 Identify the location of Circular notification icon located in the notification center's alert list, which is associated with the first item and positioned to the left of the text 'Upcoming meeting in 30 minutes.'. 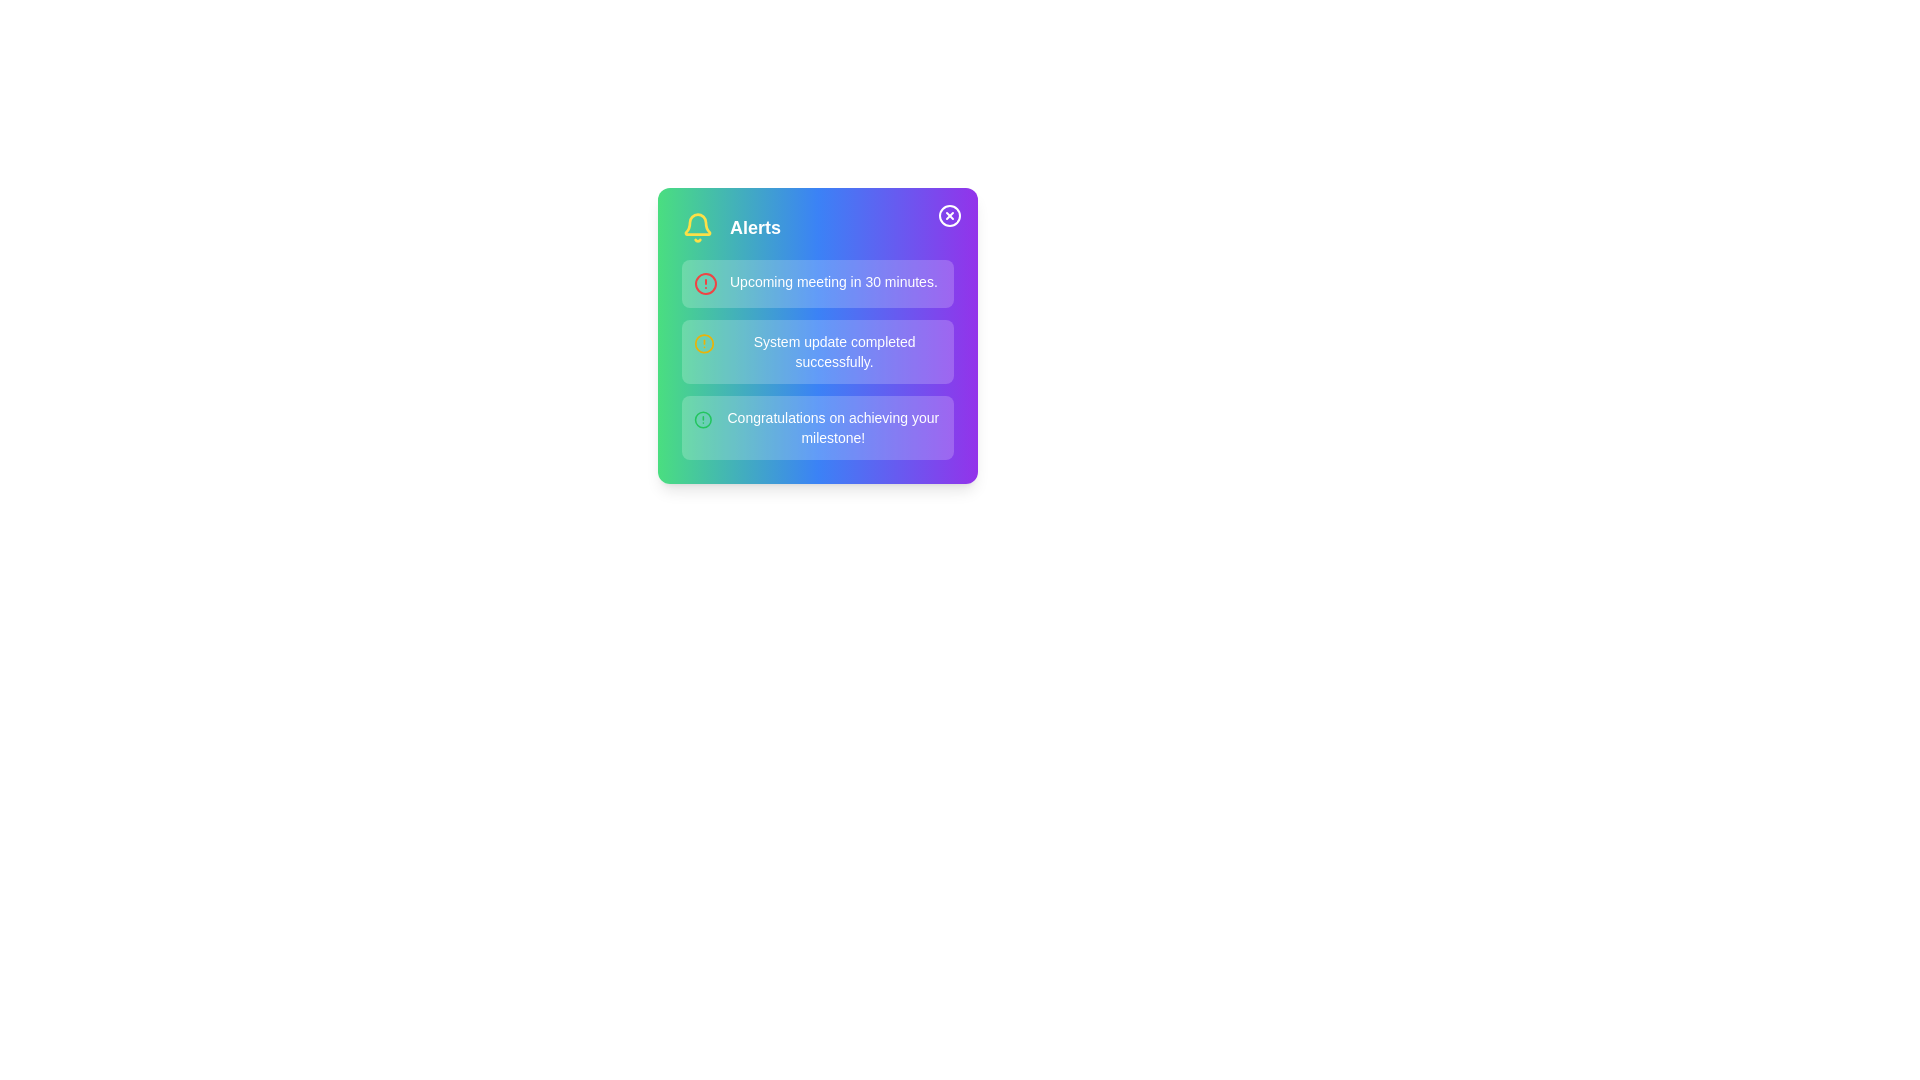
(705, 284).